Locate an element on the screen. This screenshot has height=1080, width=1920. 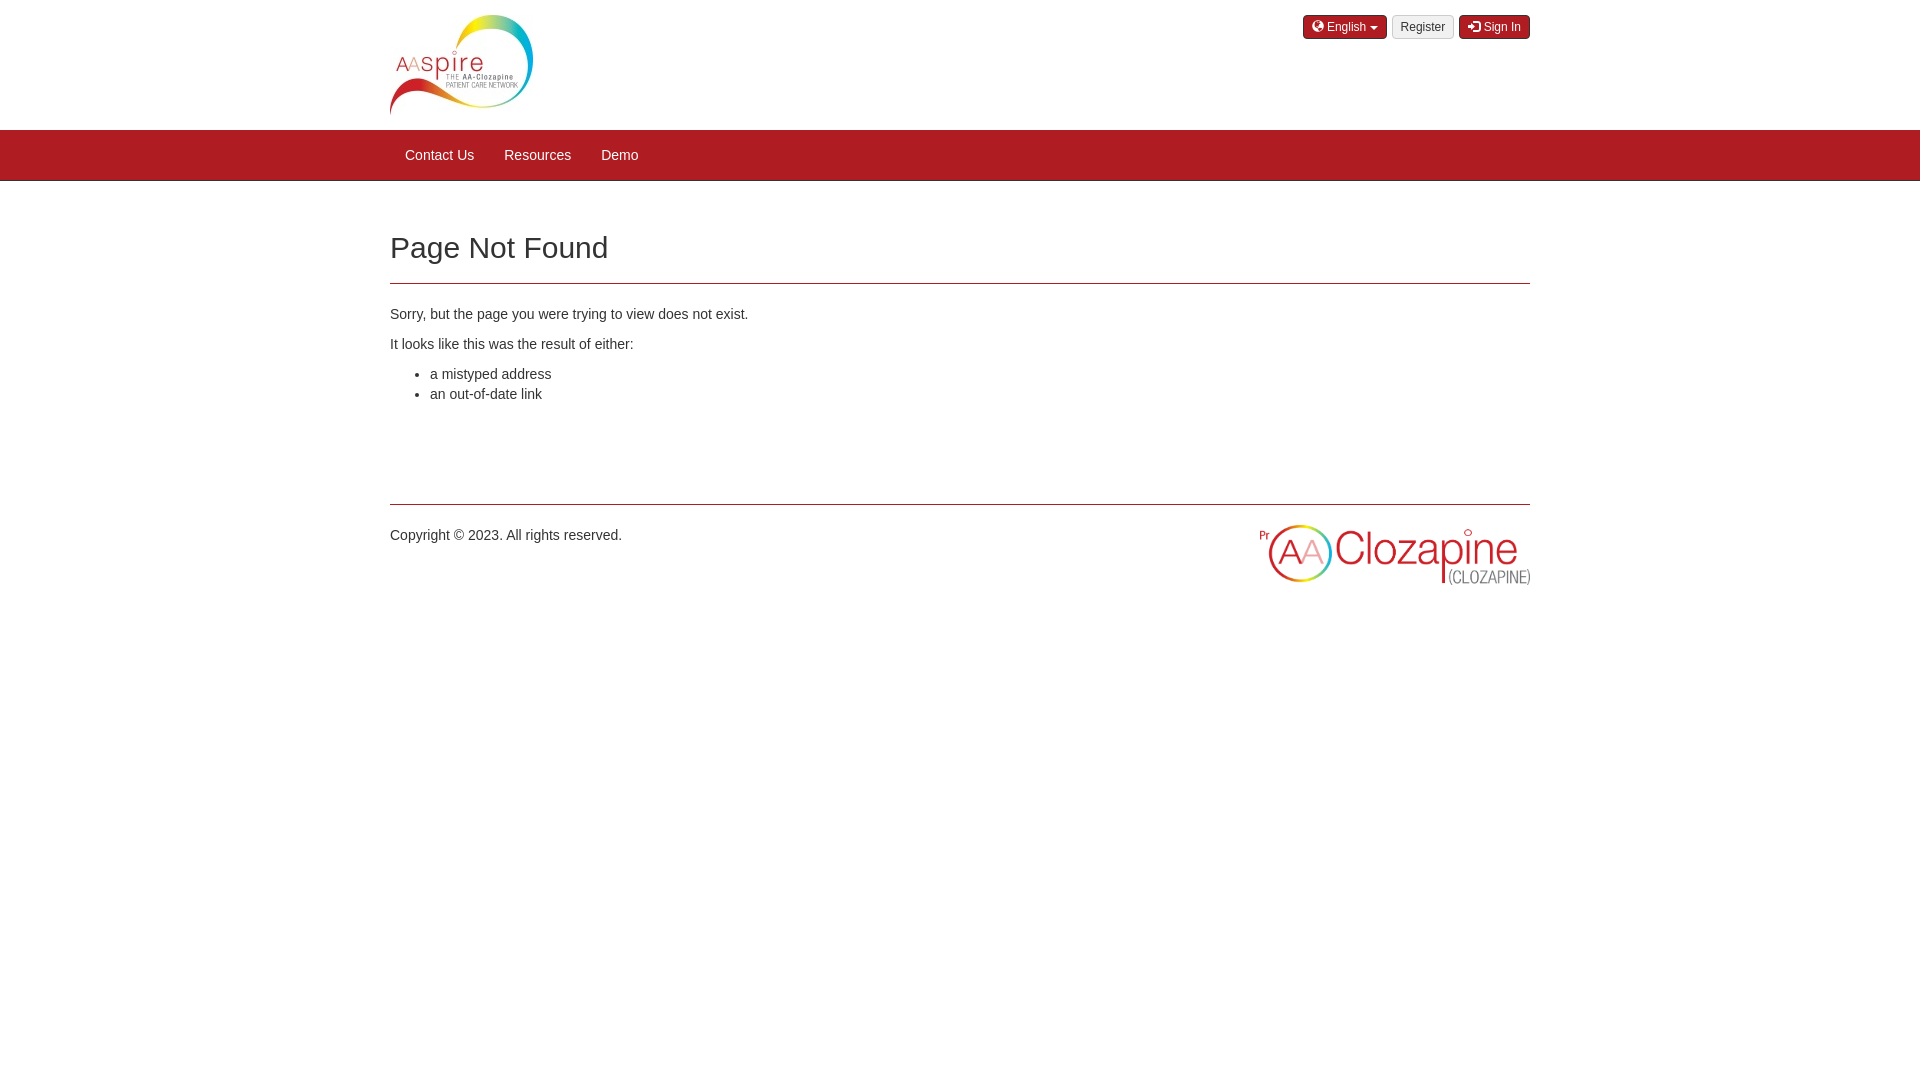
'Resources' is located at coordinates (489, 153).